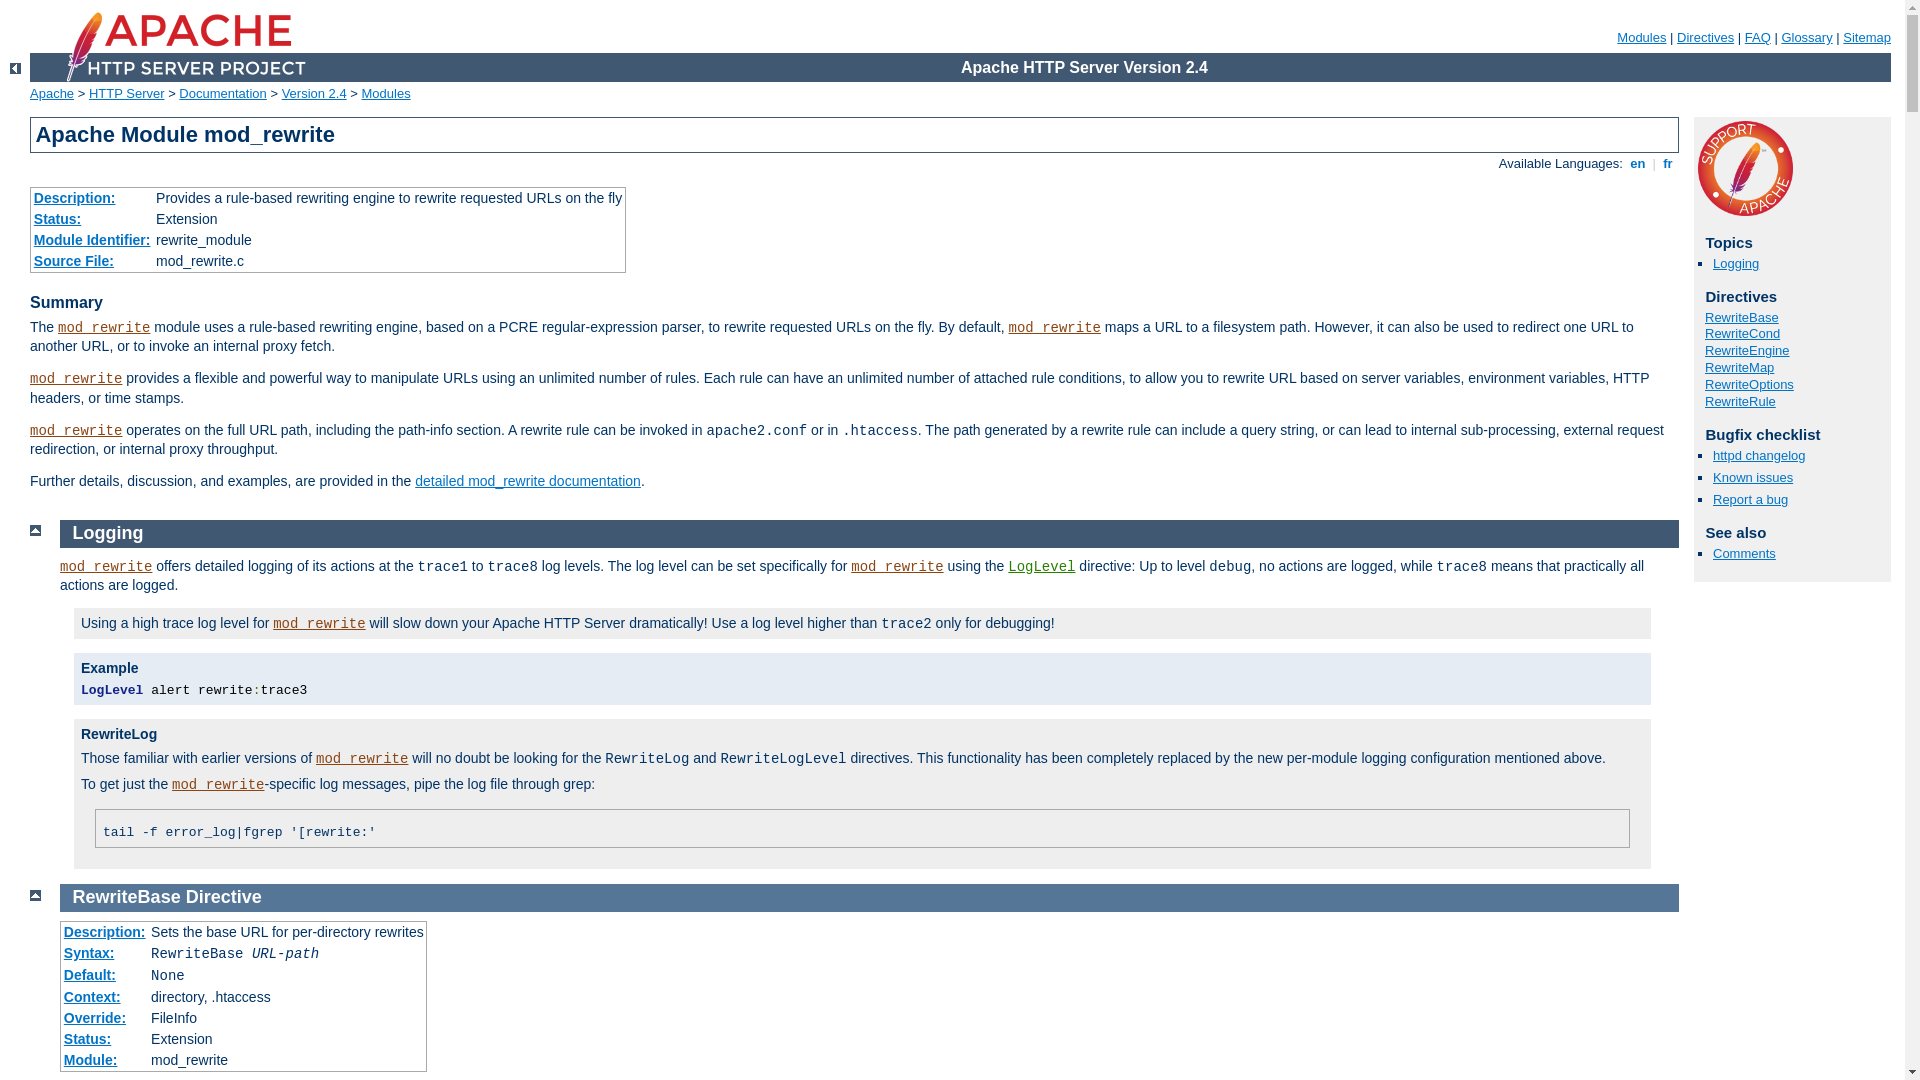  I want to click on 'Logging', so click(107, 531).